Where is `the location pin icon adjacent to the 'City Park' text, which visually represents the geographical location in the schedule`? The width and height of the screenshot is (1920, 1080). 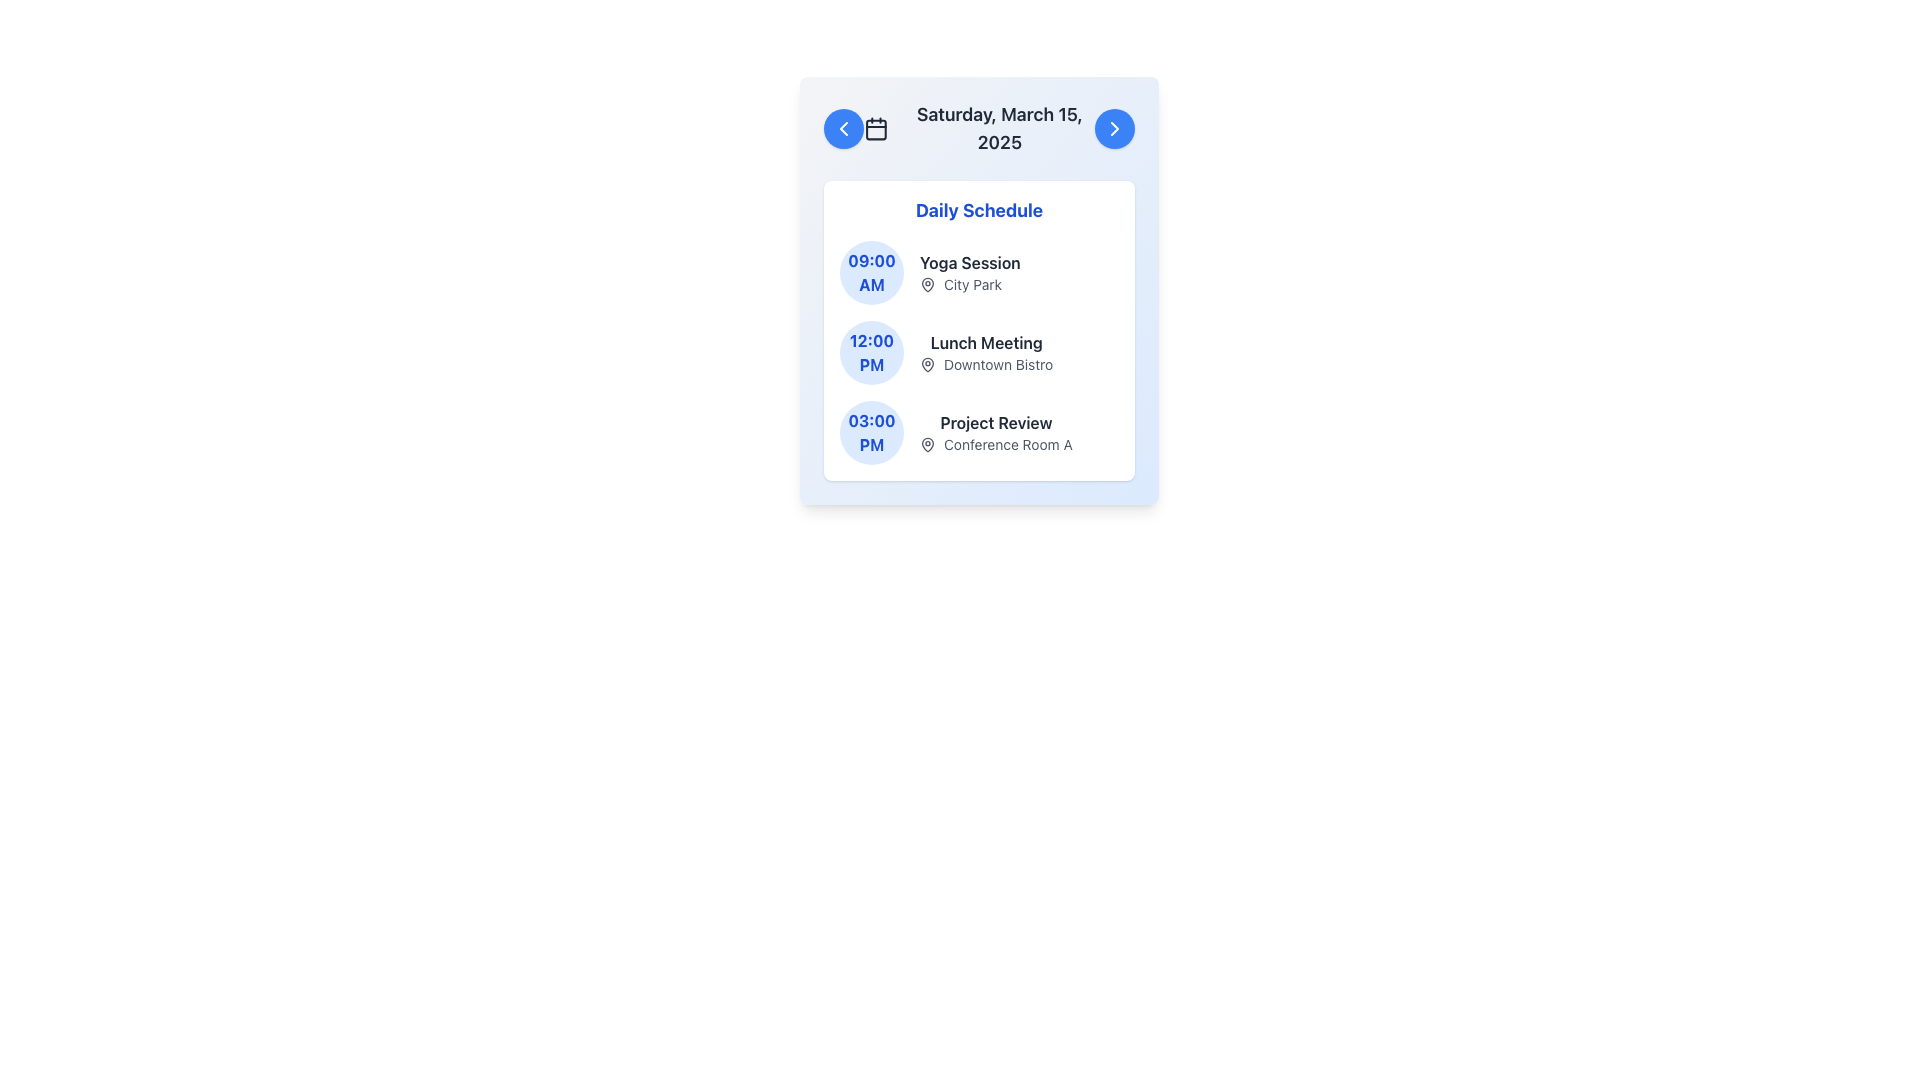 the location pin icon adjacent to the 'City Park' text, which visually represents the geographical location in the schedule is located at coordinates (926, 284).